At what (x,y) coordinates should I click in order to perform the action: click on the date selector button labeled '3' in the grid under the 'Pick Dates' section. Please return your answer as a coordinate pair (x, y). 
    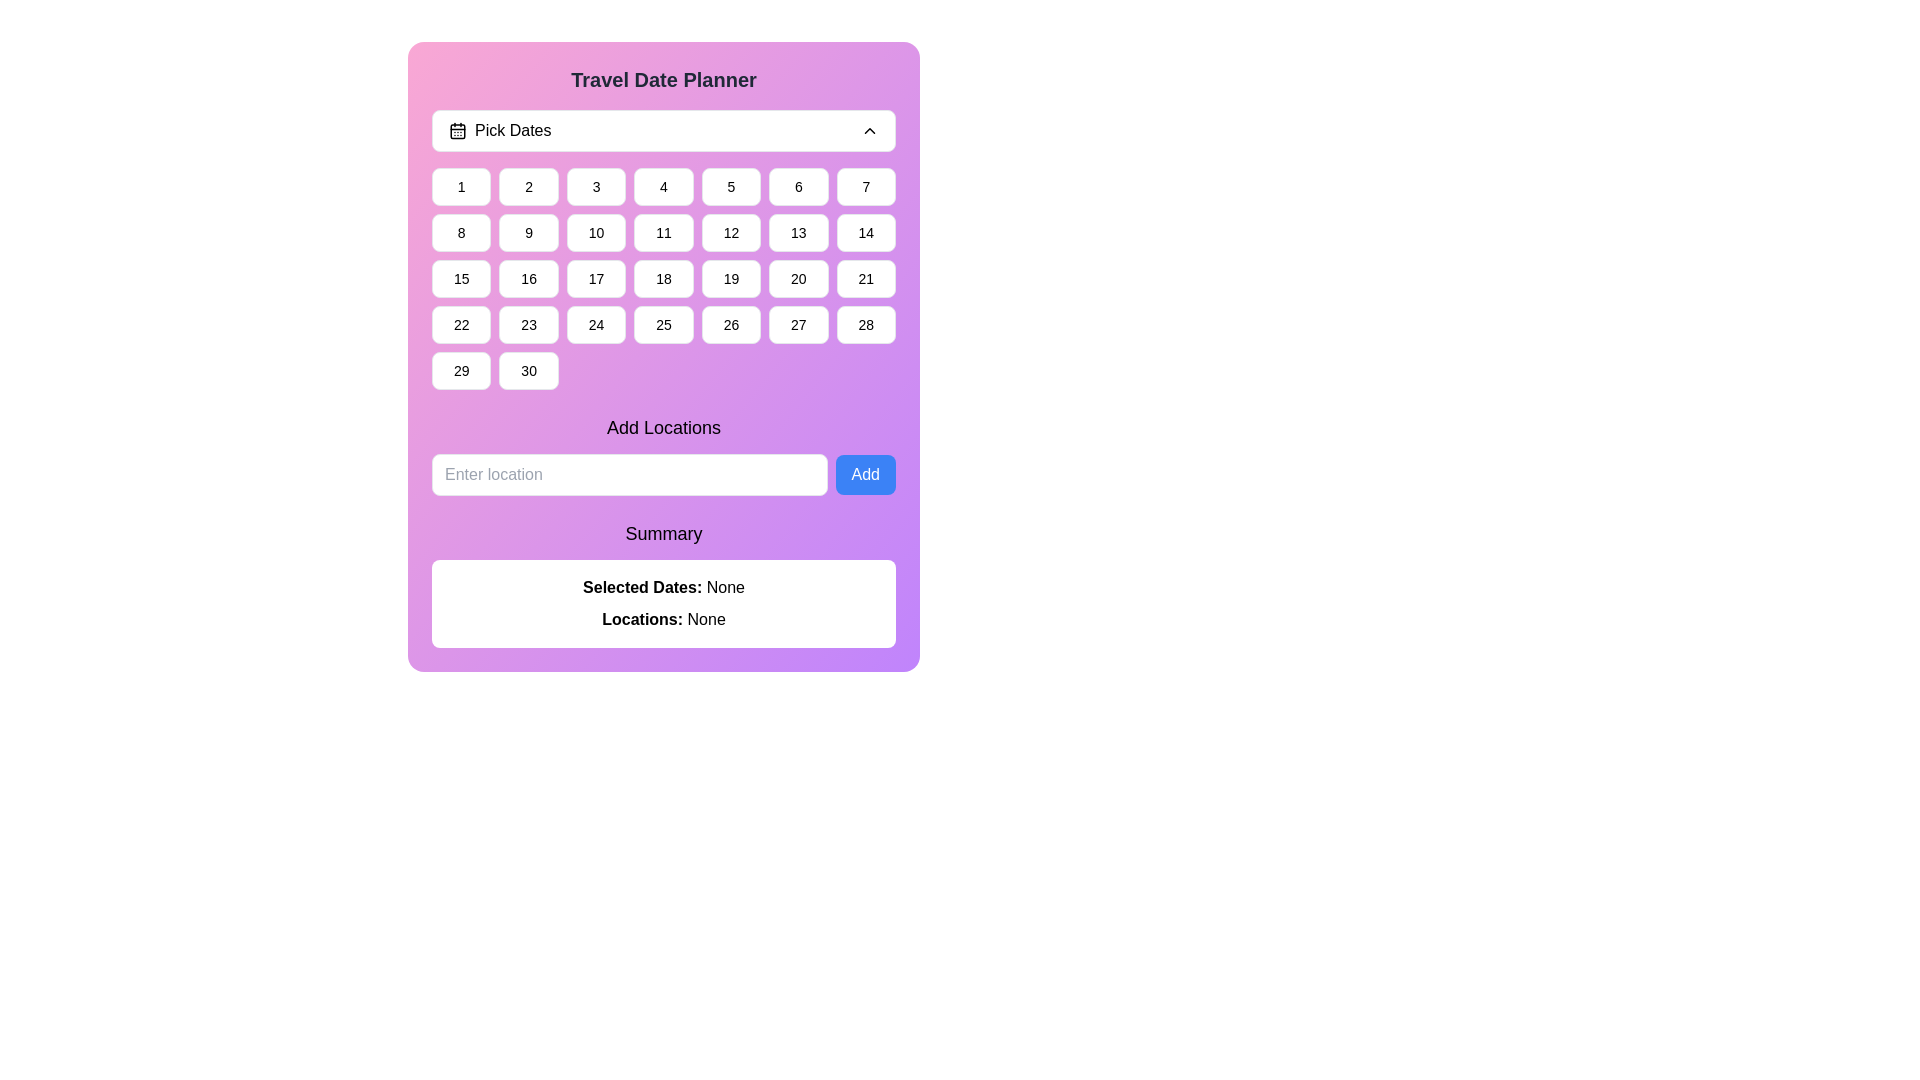
    Looking at the image, I should click on (595, 186).